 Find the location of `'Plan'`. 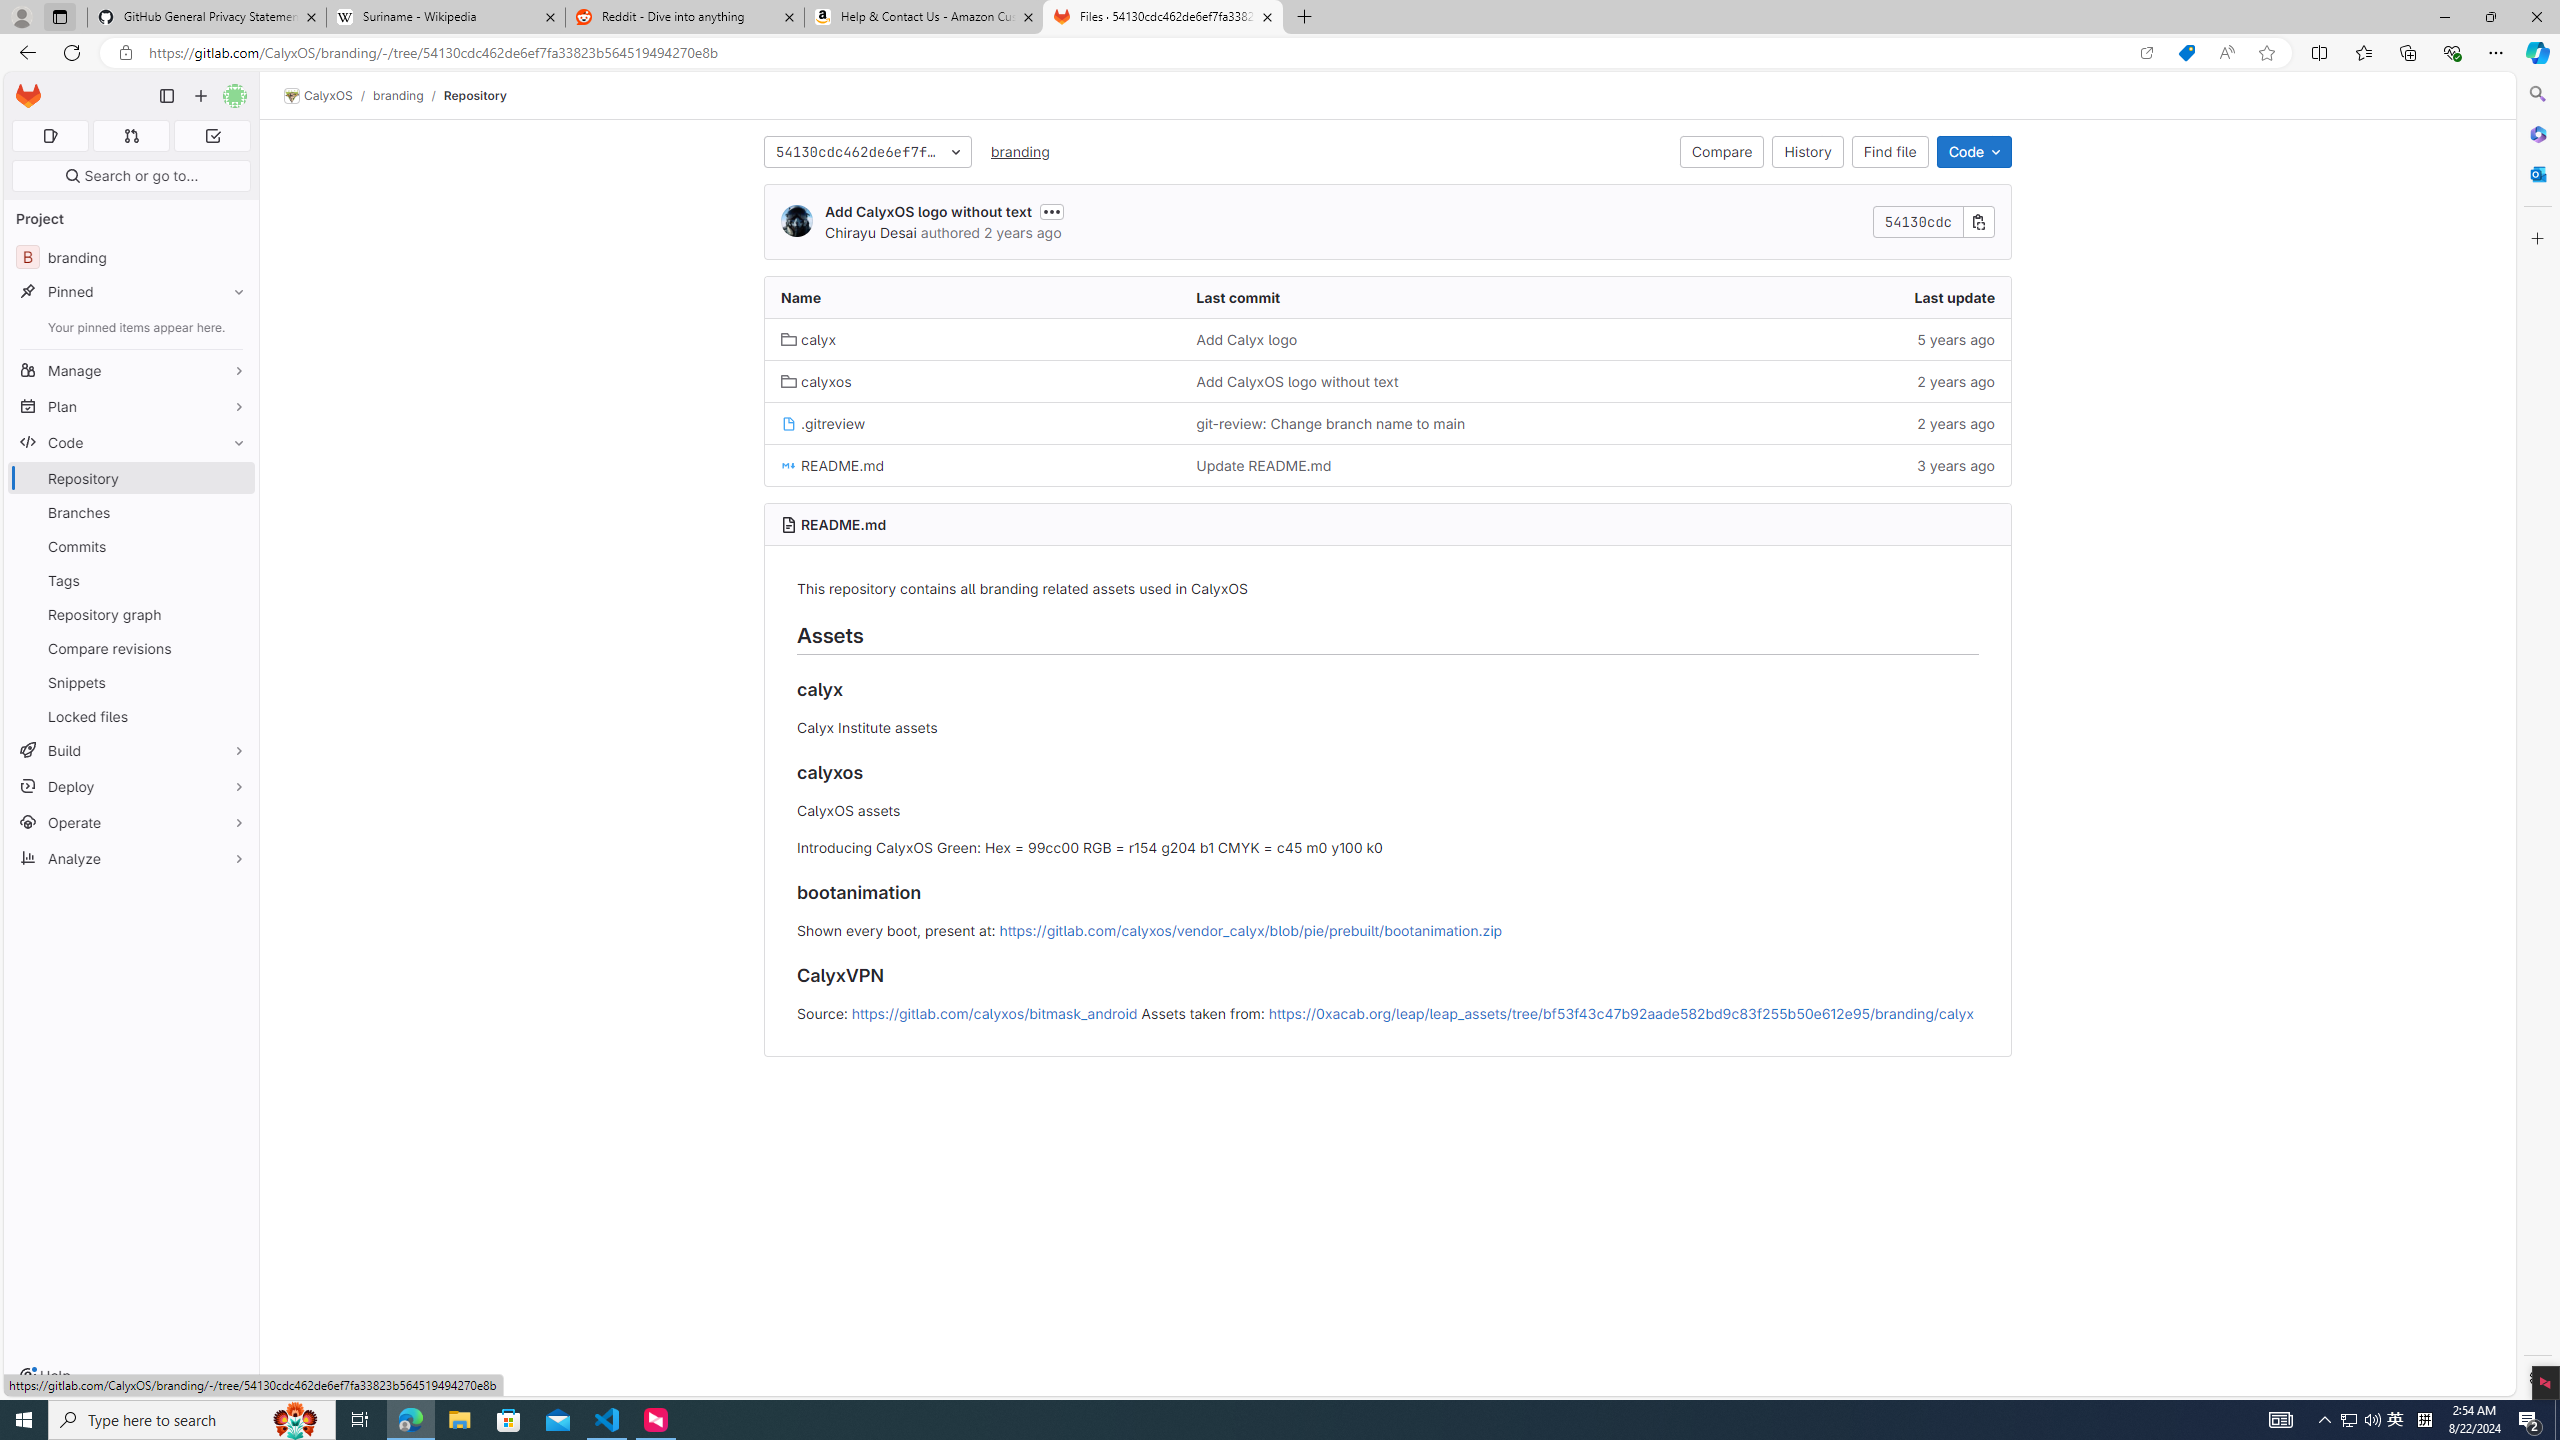

'Plan' is located at coordinates (130, 405).